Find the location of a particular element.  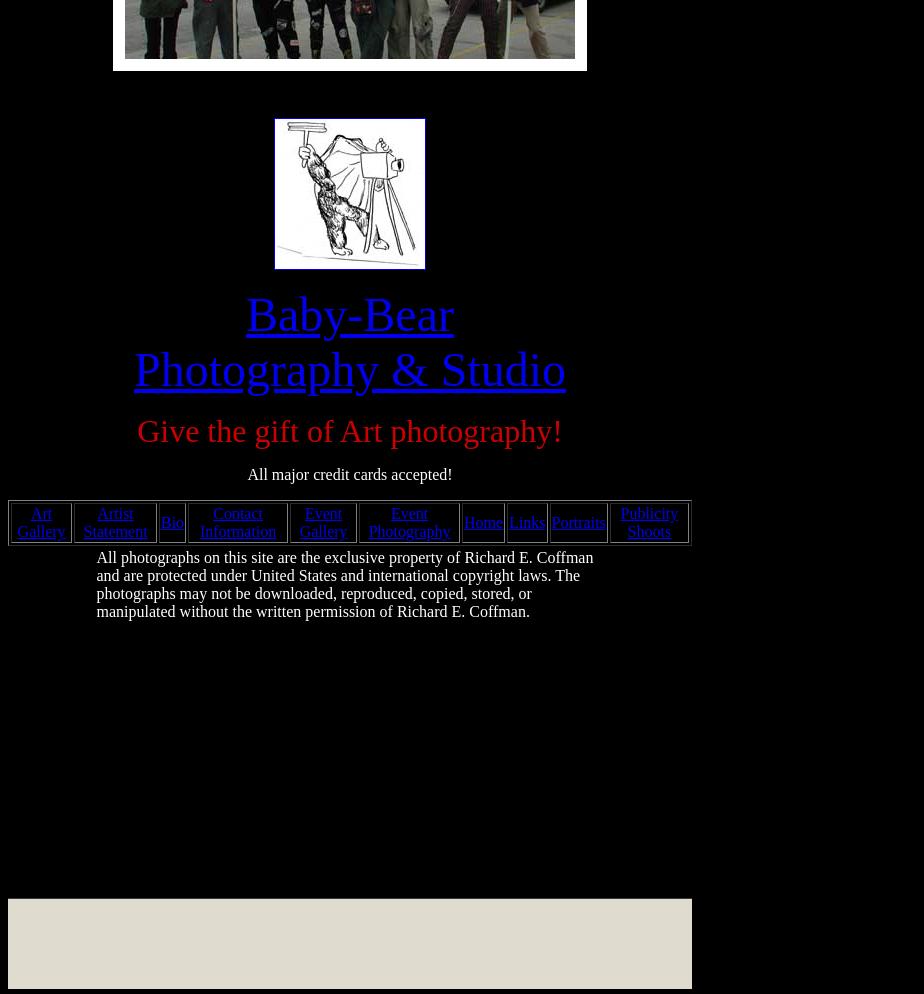

'Give the gift of Art photography!' is located at coordinates (137, 430).